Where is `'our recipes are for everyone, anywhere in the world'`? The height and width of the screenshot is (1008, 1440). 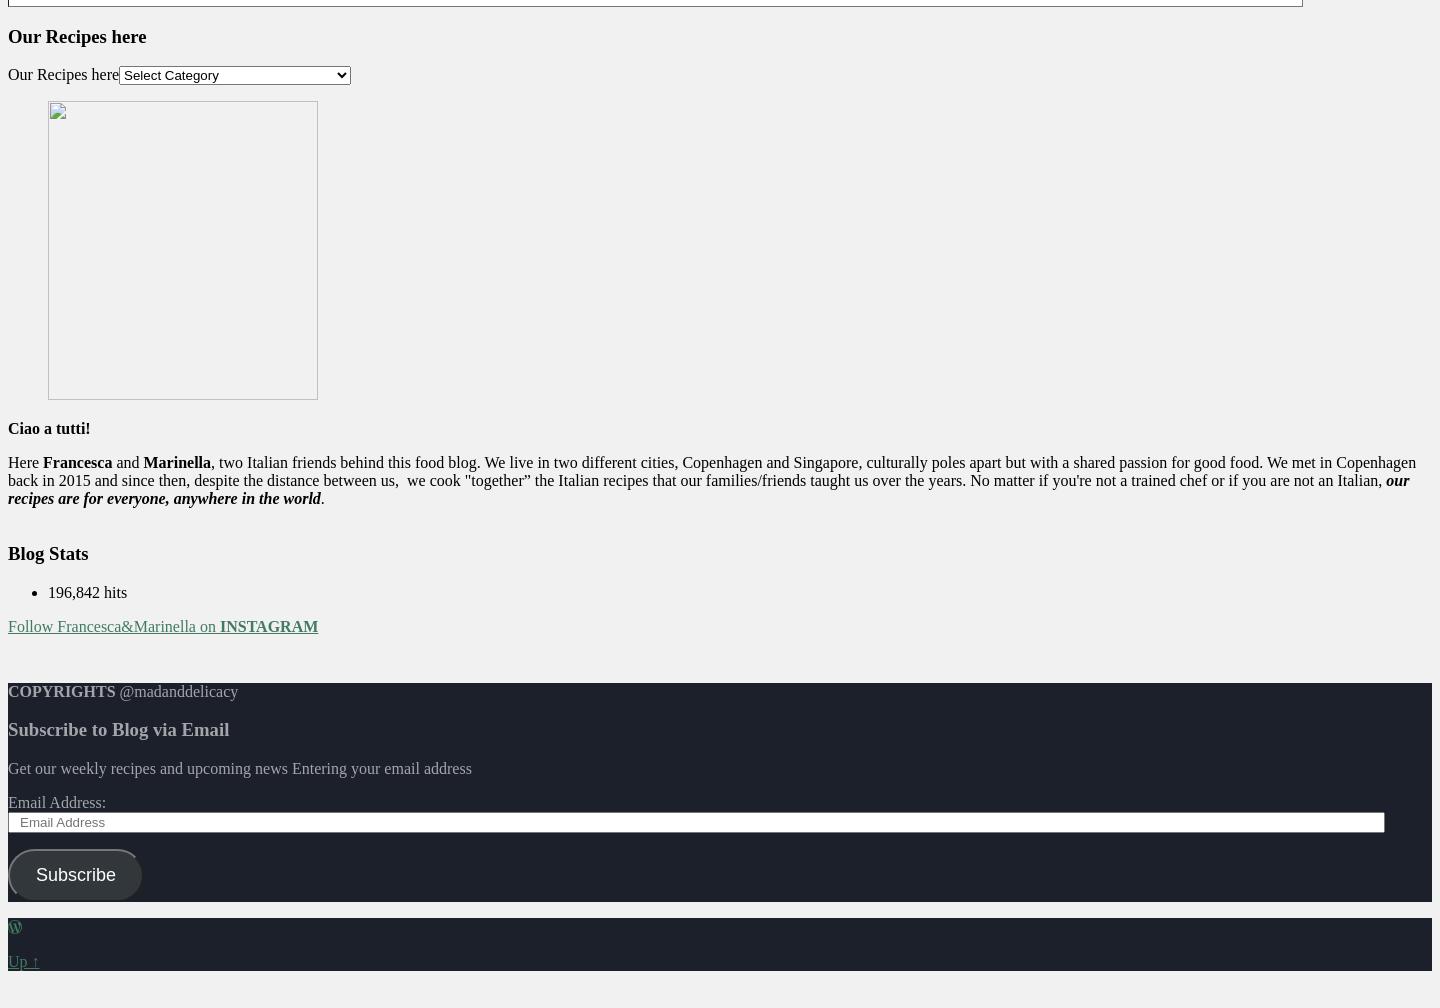
'our recipes are for everyone, anywhere in the world' is located at coordinates (708, 489).